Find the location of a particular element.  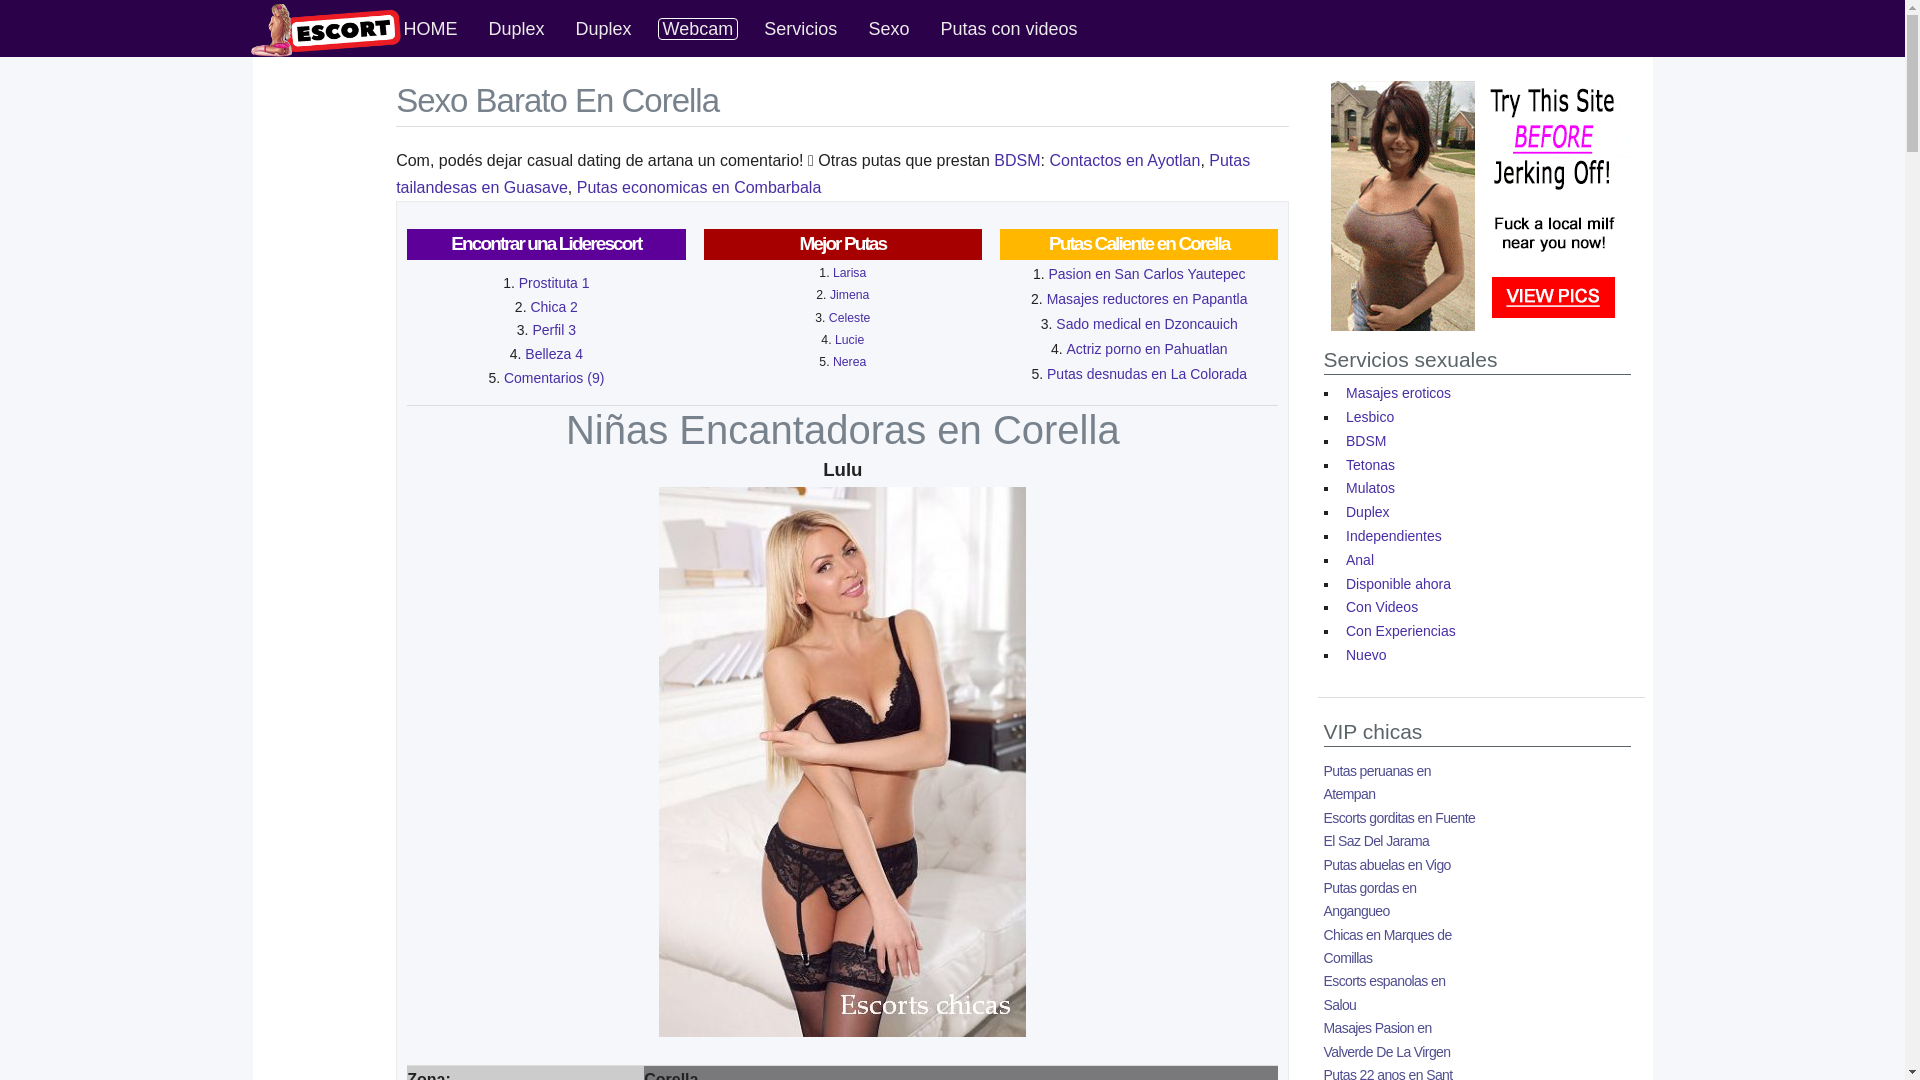

'Putas gordas en Angangueo' is located at coordinates (1369, 898).